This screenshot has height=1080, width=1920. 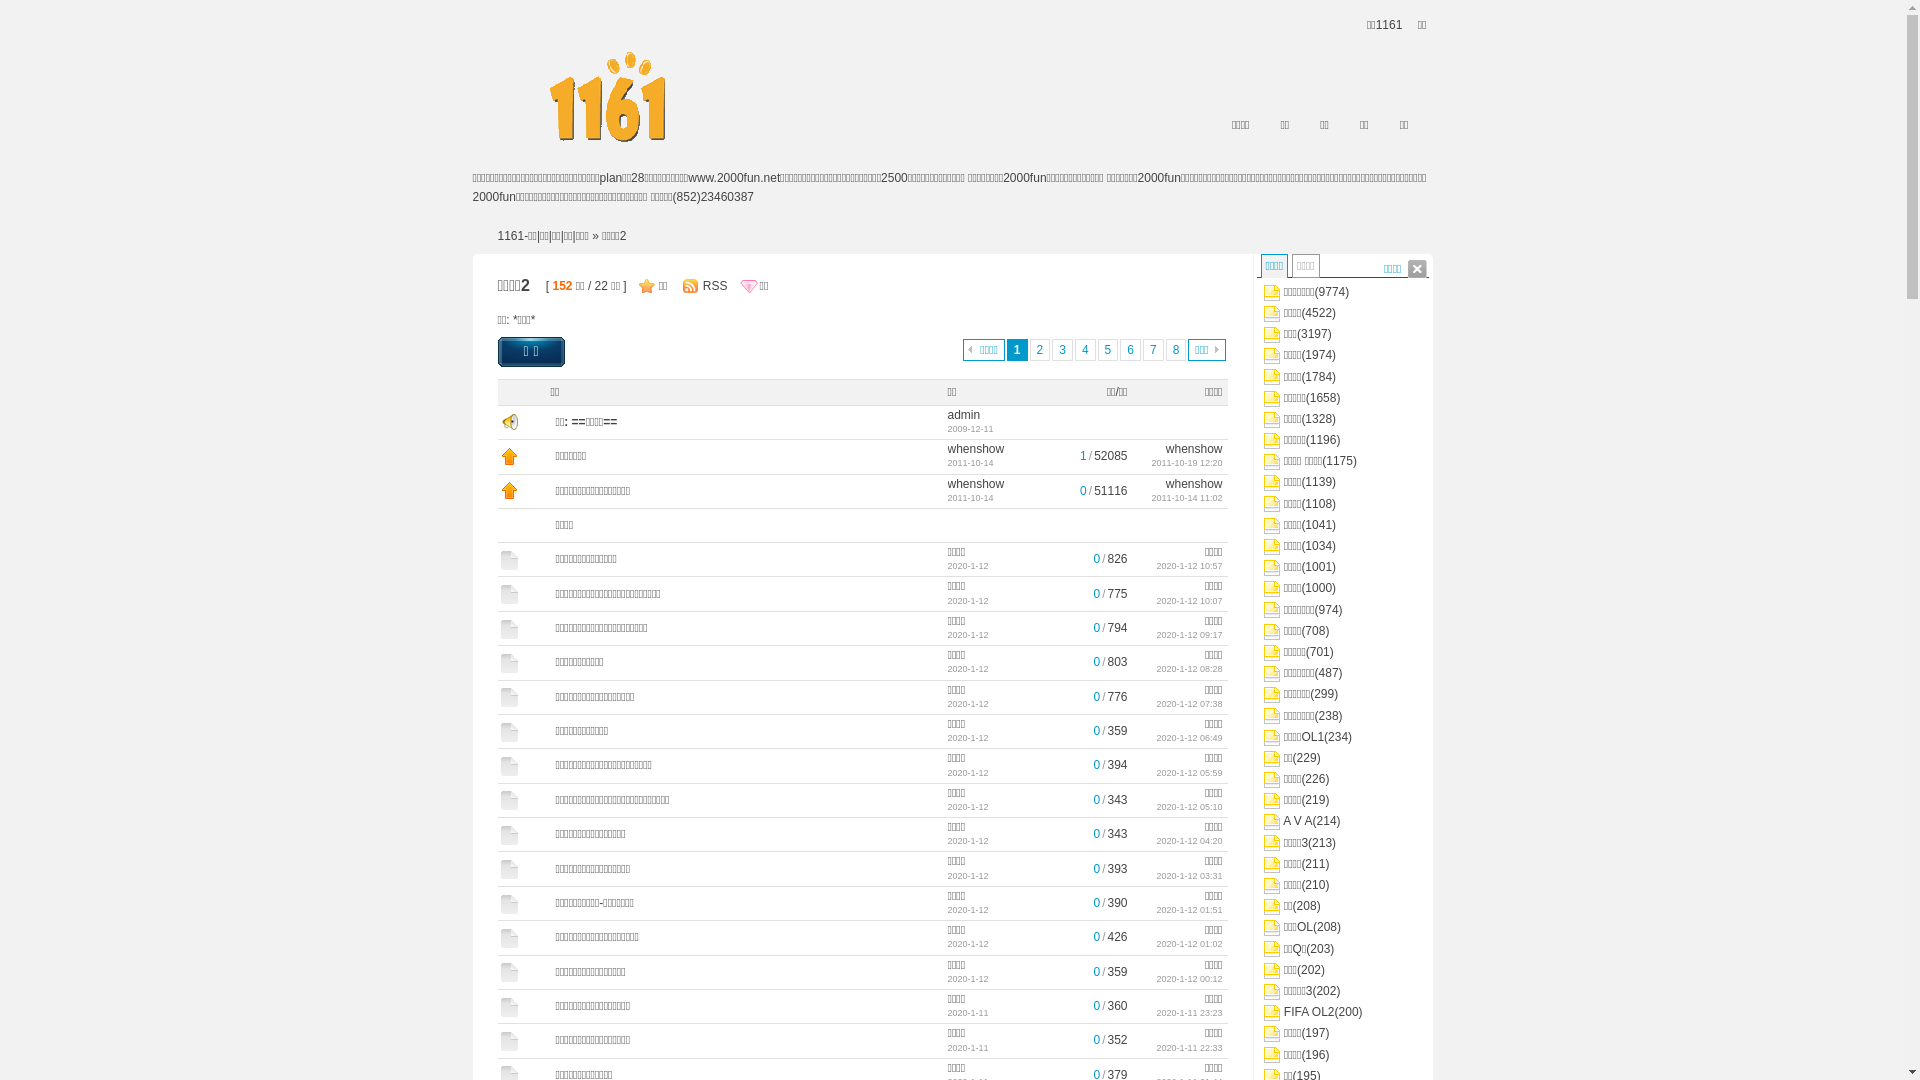 I want to click on '2020-1-12 01:02', so click(x=1189, y=944).